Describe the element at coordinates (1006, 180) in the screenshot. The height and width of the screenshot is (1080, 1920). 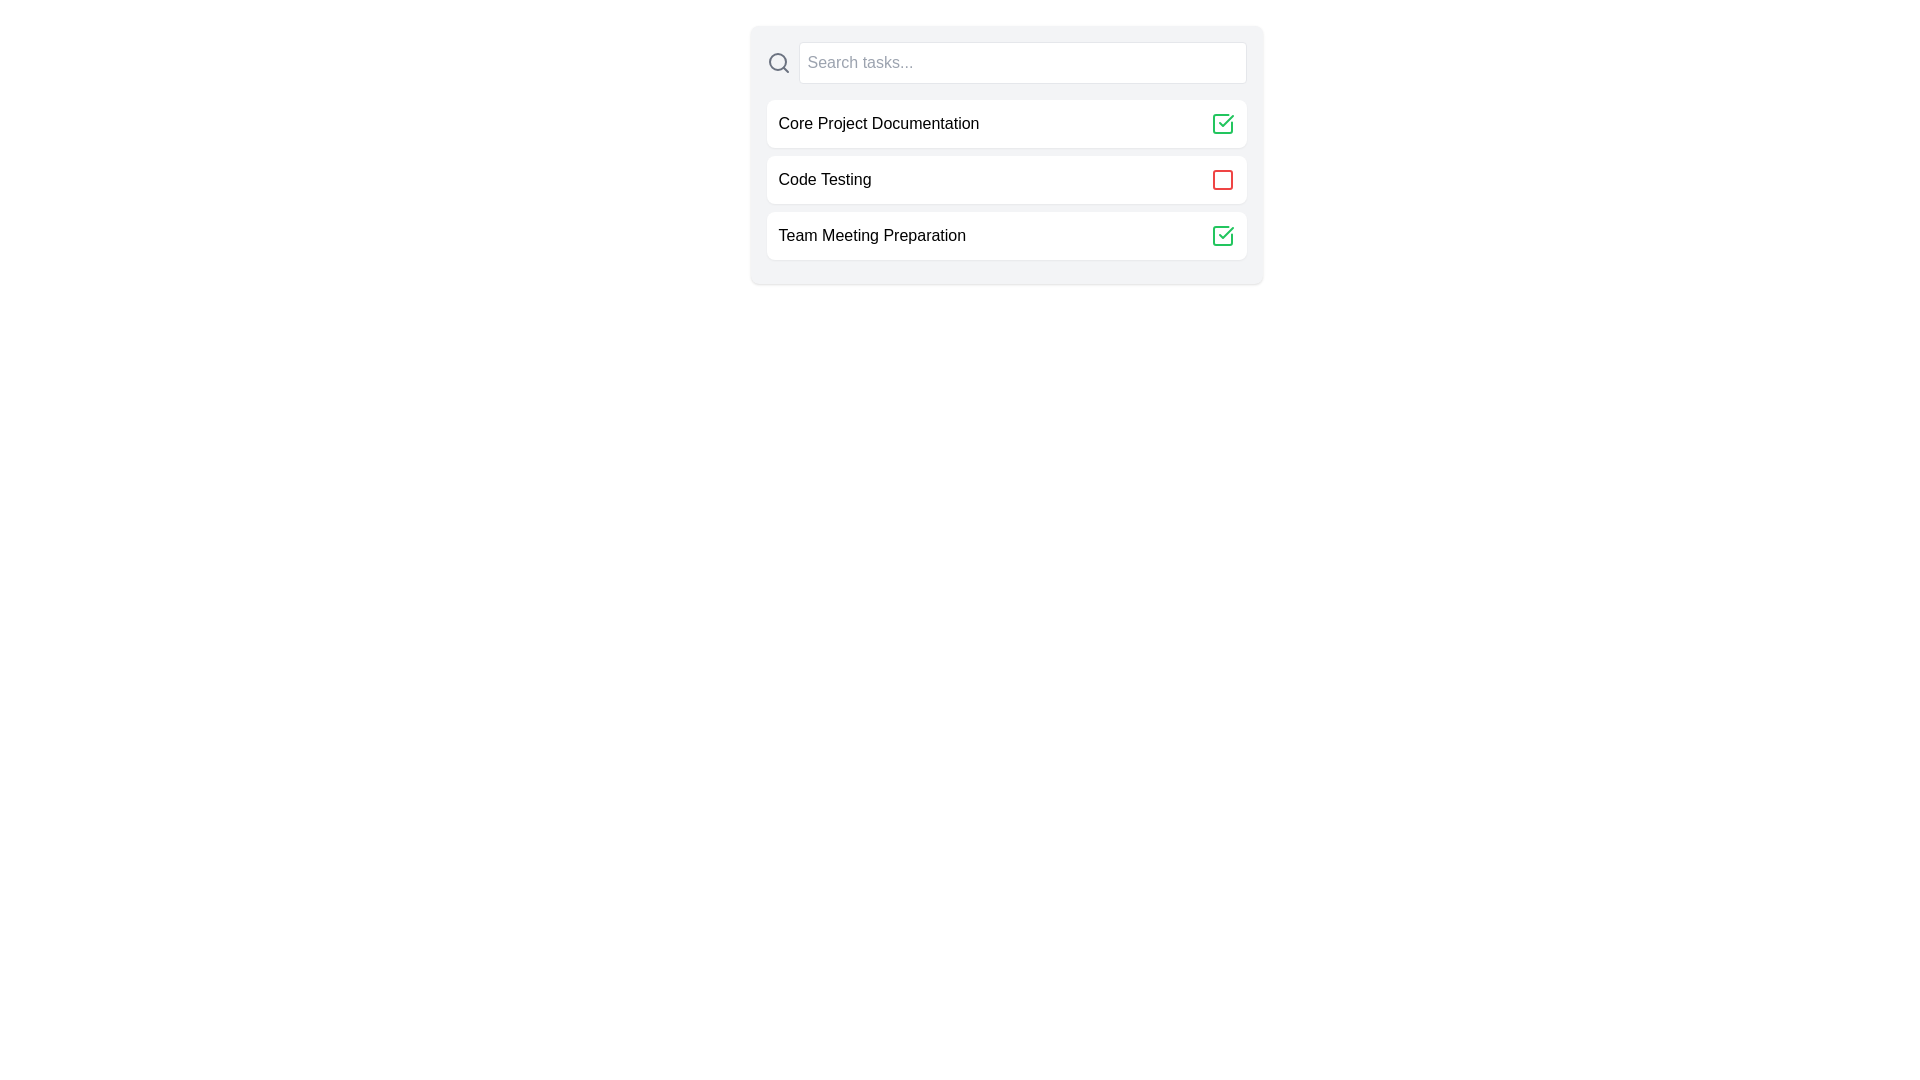
I see `the task Code Testing to view its hover effect` at that location.